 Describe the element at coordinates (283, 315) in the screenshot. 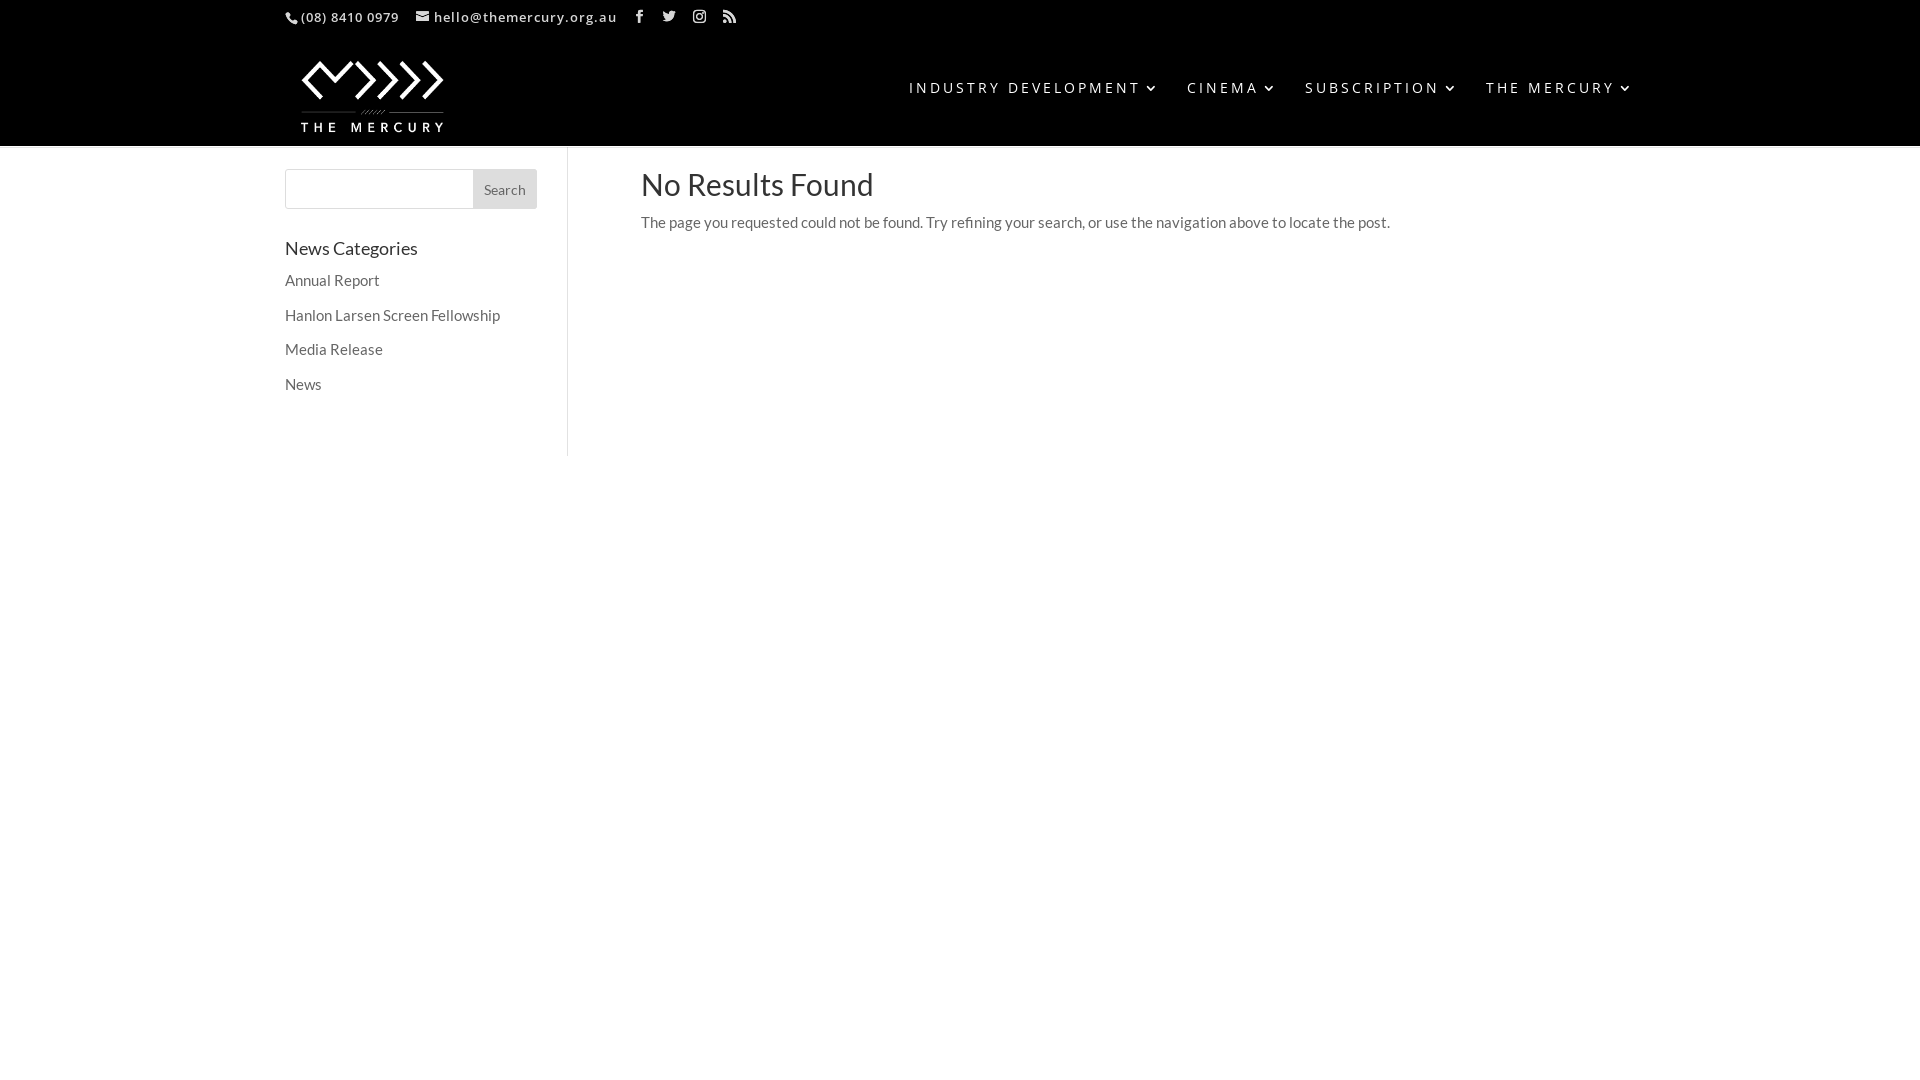

I see `'Hanlon Larsen Screen Fellowship'` at that location.